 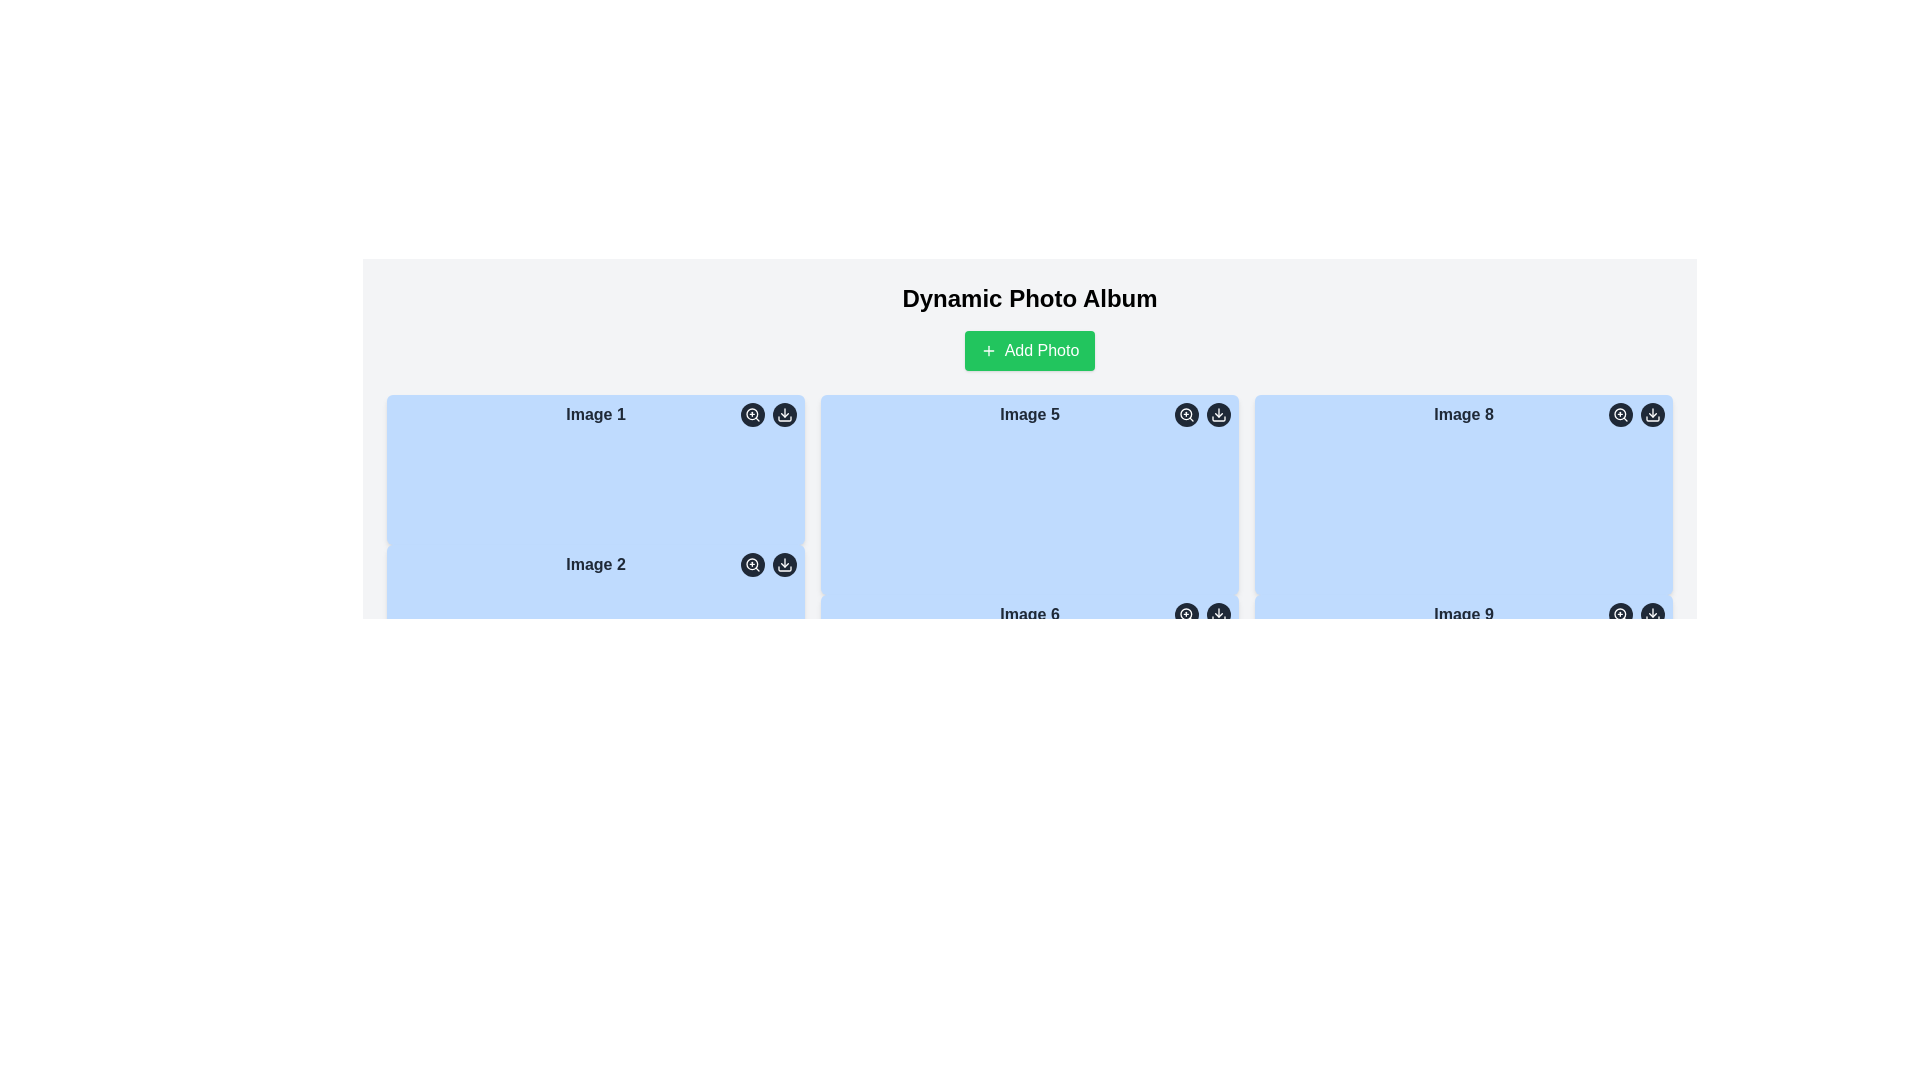 I want to click on the circular download button with a dark gray background and white download icon located in the top-right corner of the first image card to initiate downloading the content, so click(x=784, y=414).